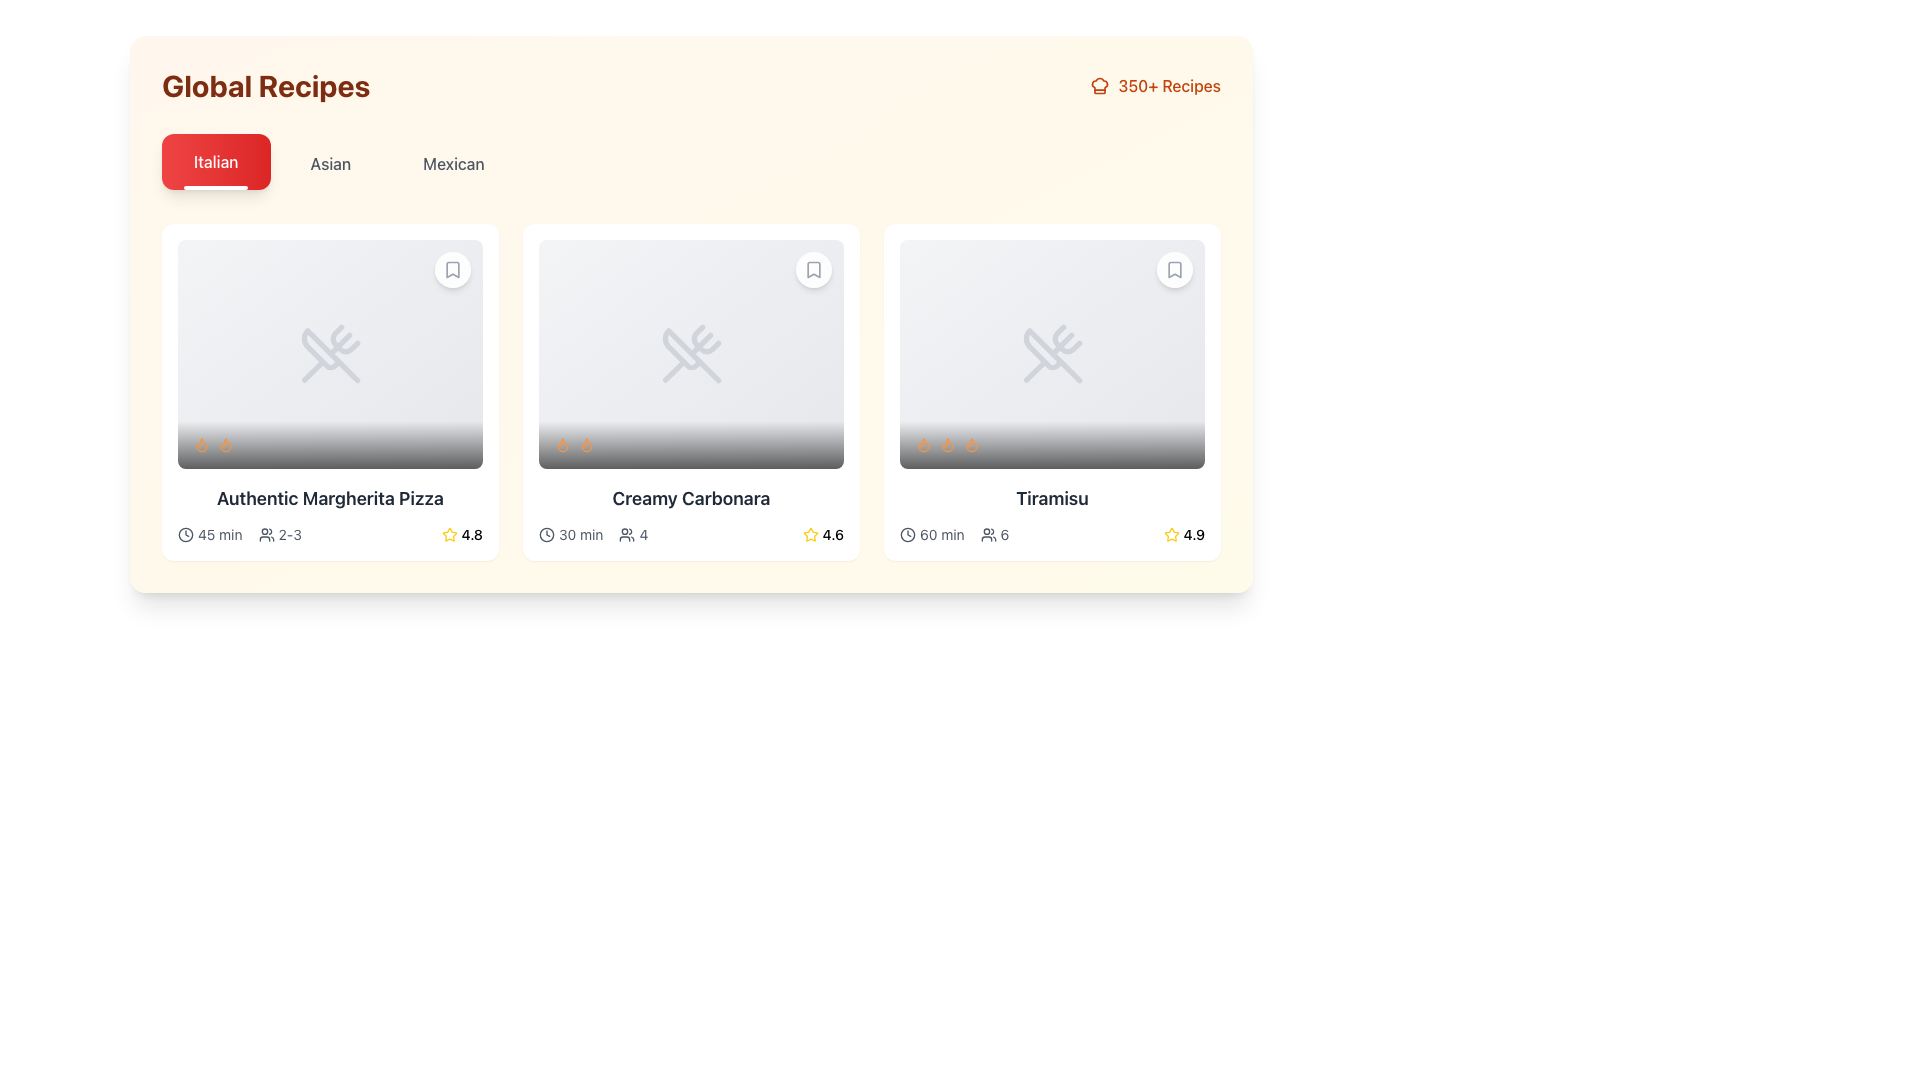 This screenshot has height=1080, width=1920. What do you see at coordinates (814, 270) in the screenshot?
I see `the circular button with a white background and a gray bookmark icon located in the top-right corner of the second recipe card` at bounding box center [814, 270].